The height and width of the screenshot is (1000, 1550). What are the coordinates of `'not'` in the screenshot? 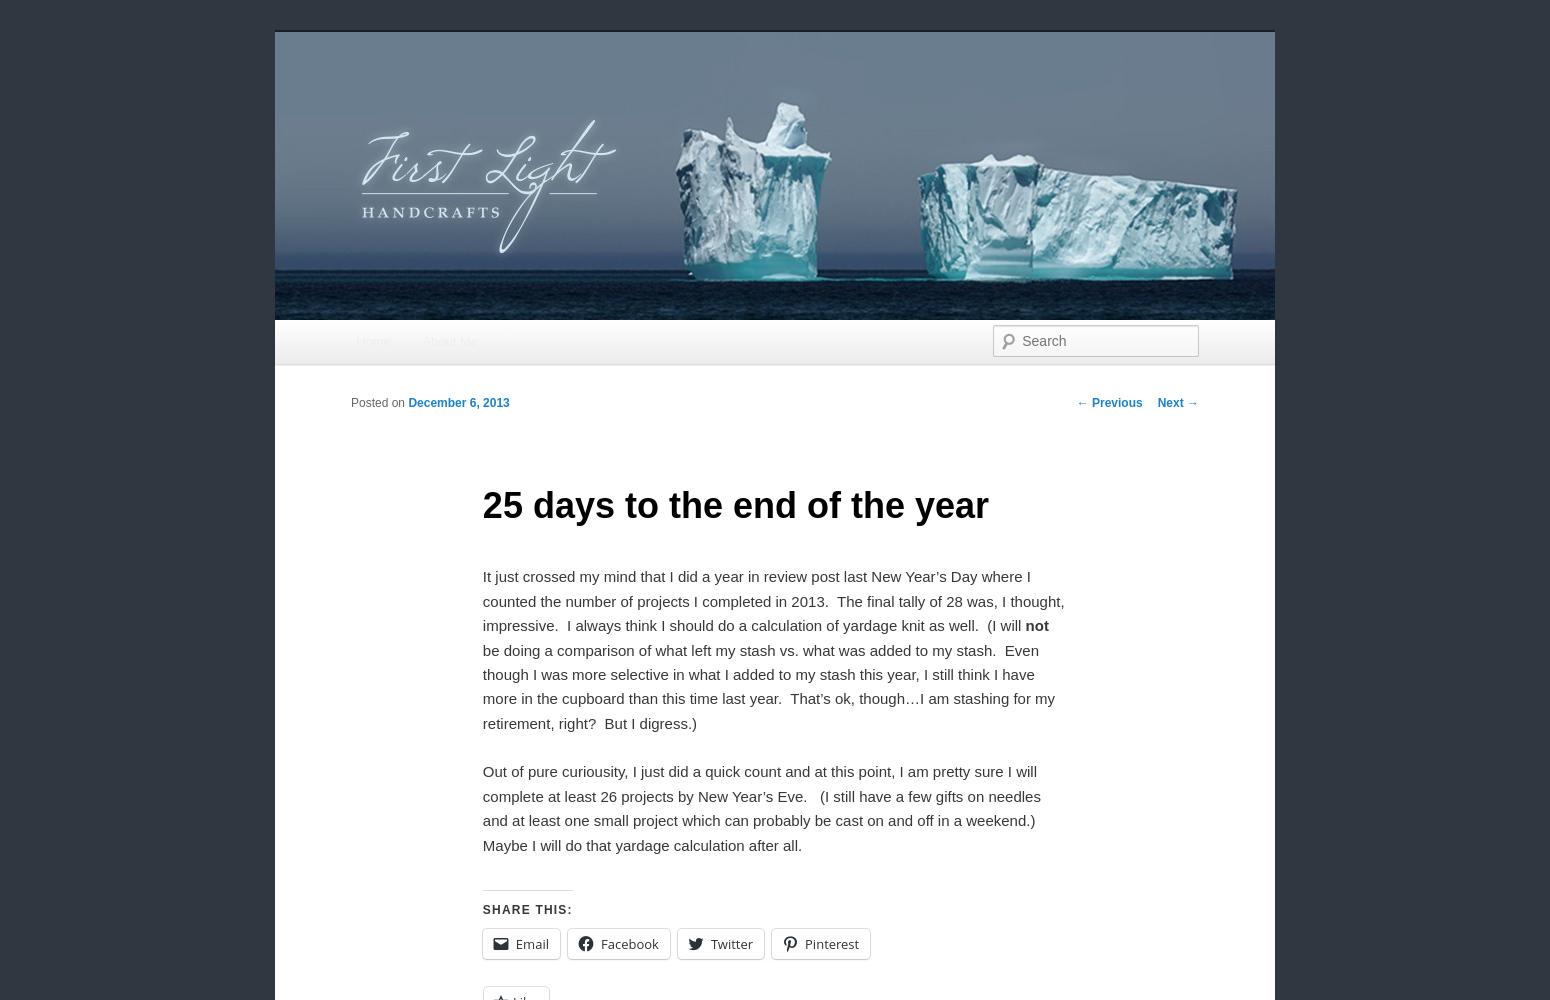 It's located at (1036, 625).